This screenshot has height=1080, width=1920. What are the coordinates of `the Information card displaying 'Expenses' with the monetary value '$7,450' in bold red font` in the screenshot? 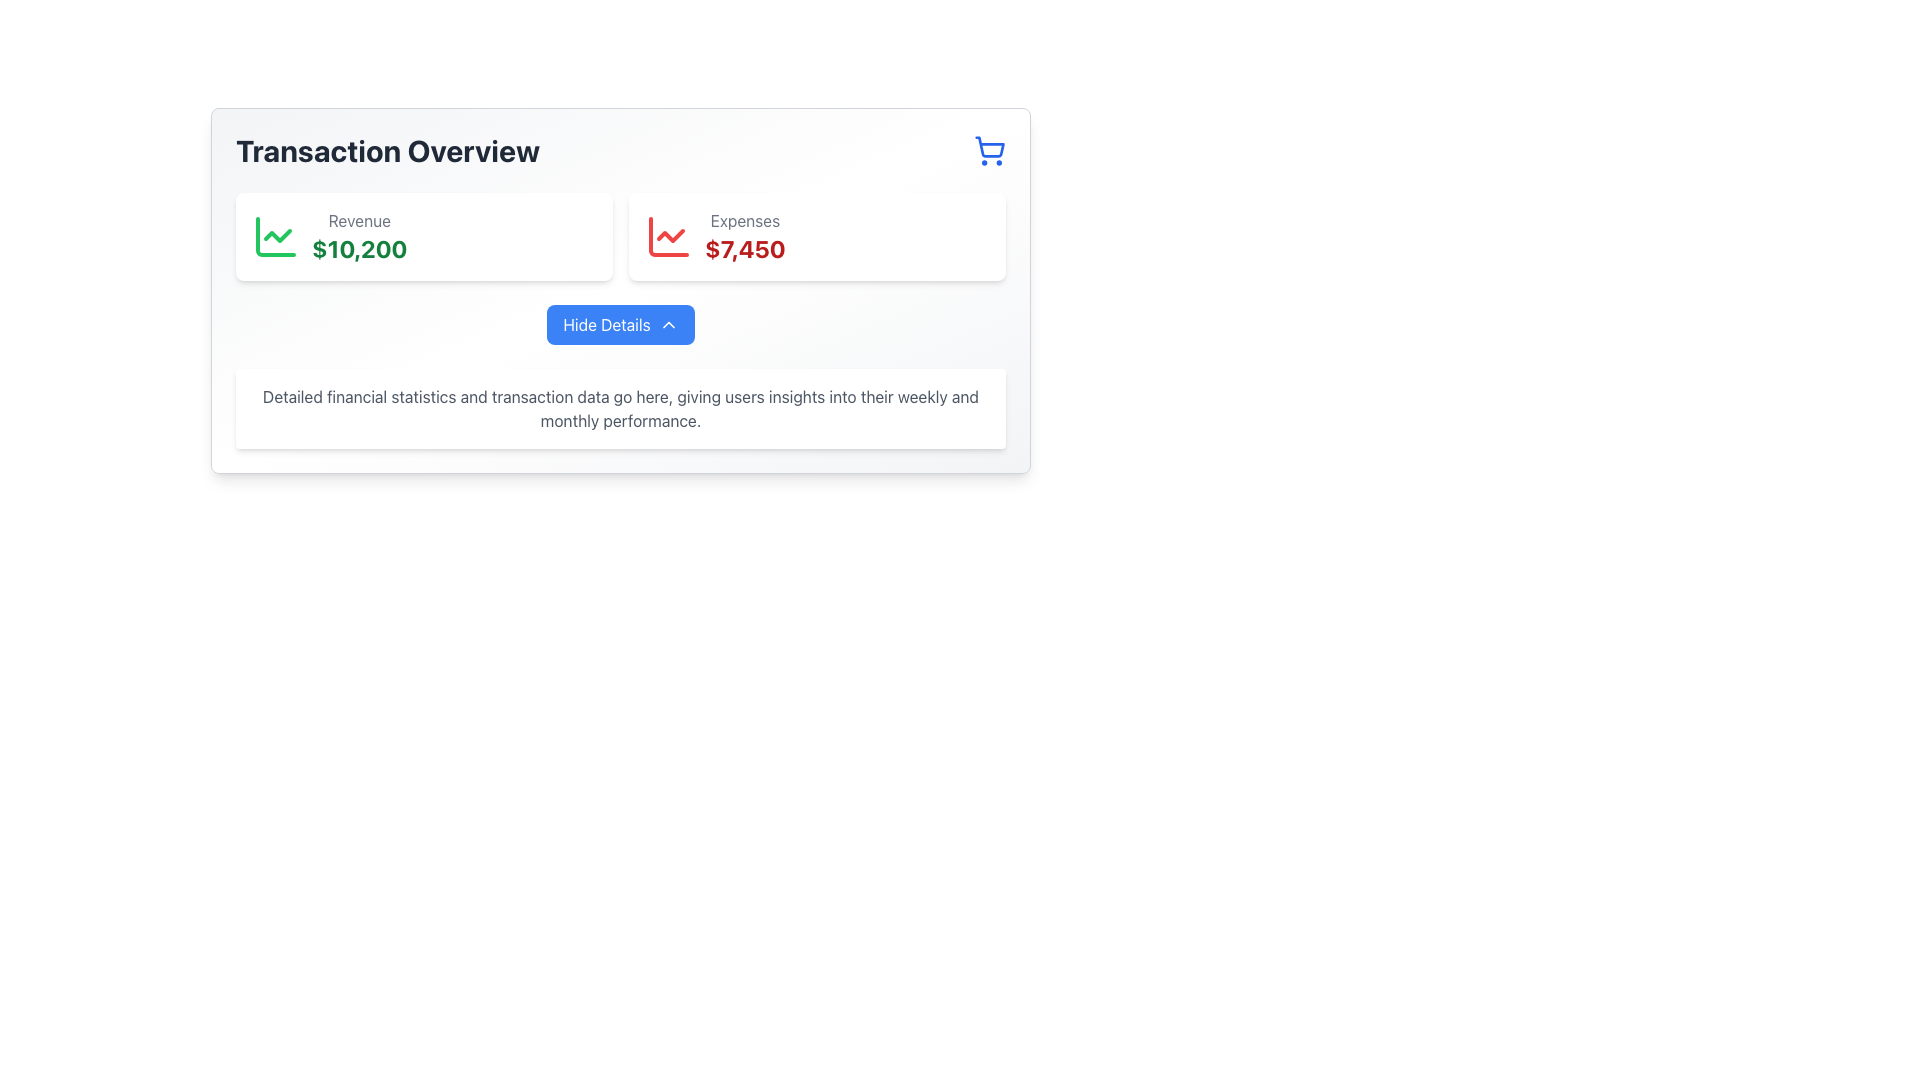 It's located at (817, 235).